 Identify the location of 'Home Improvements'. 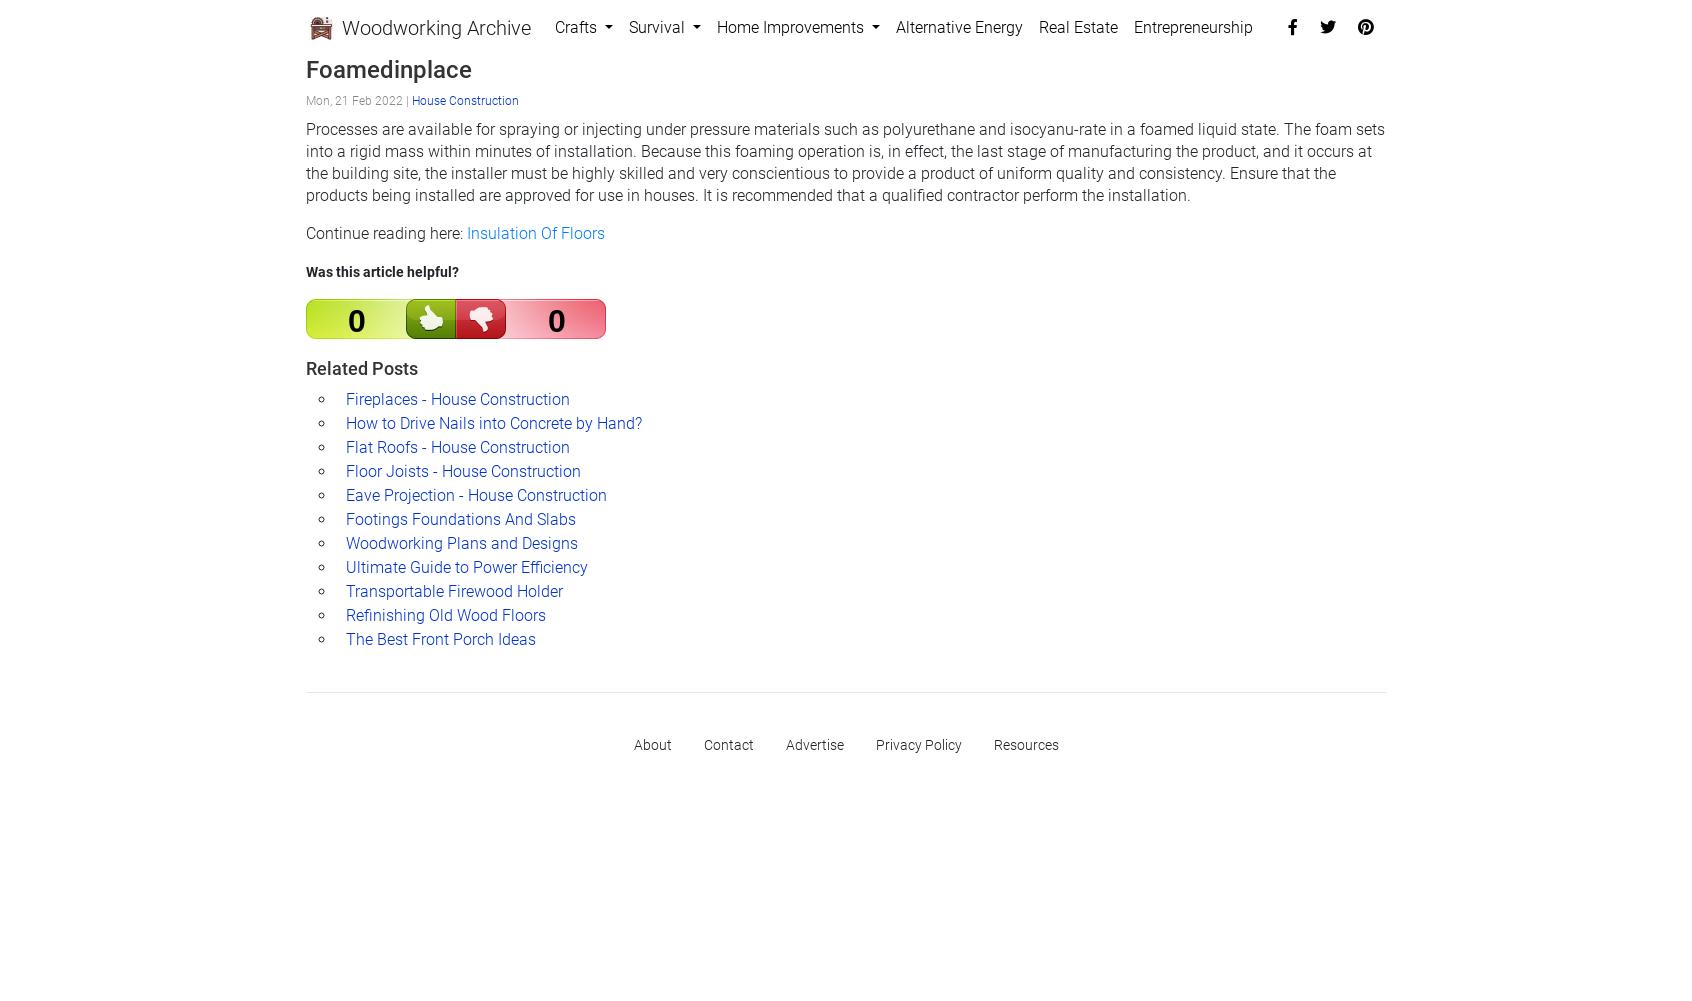
(792, 27).